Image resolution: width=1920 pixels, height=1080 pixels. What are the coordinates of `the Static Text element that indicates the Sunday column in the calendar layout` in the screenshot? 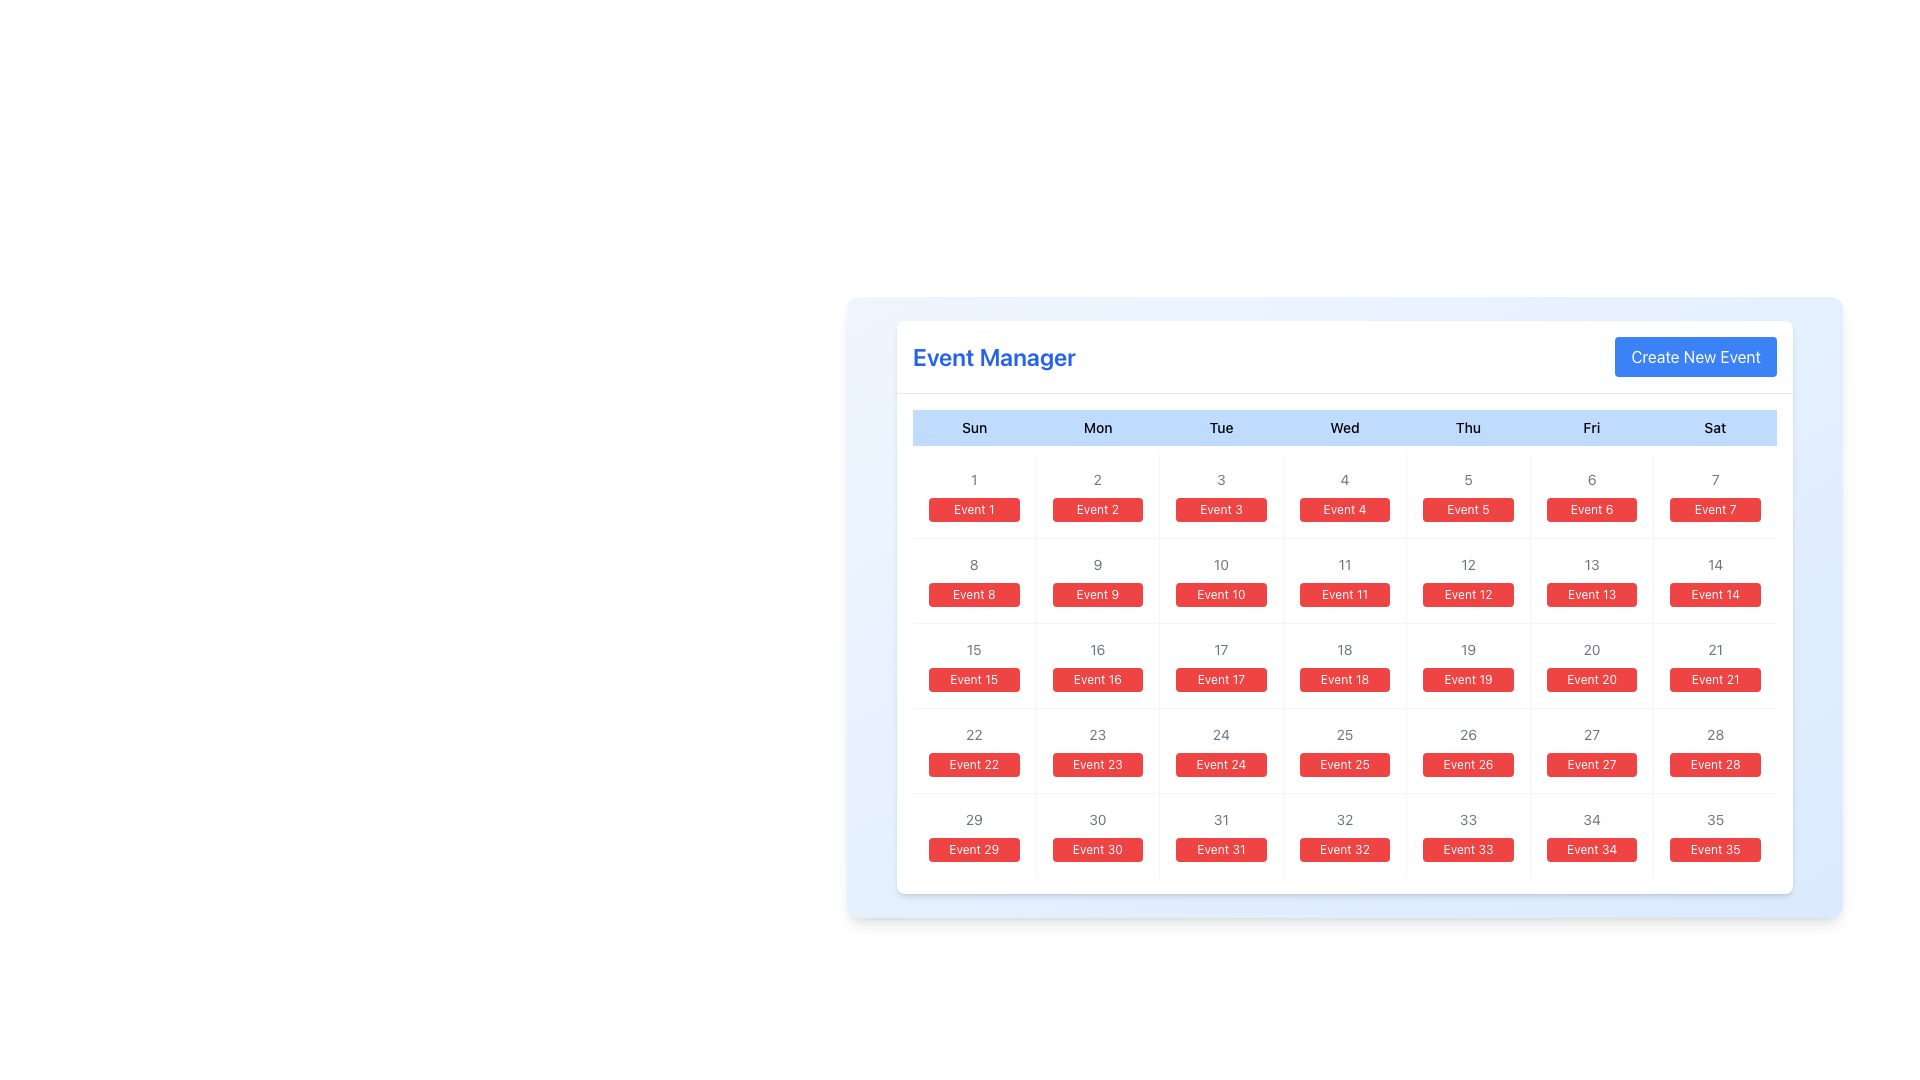 It's located at (974, 427).